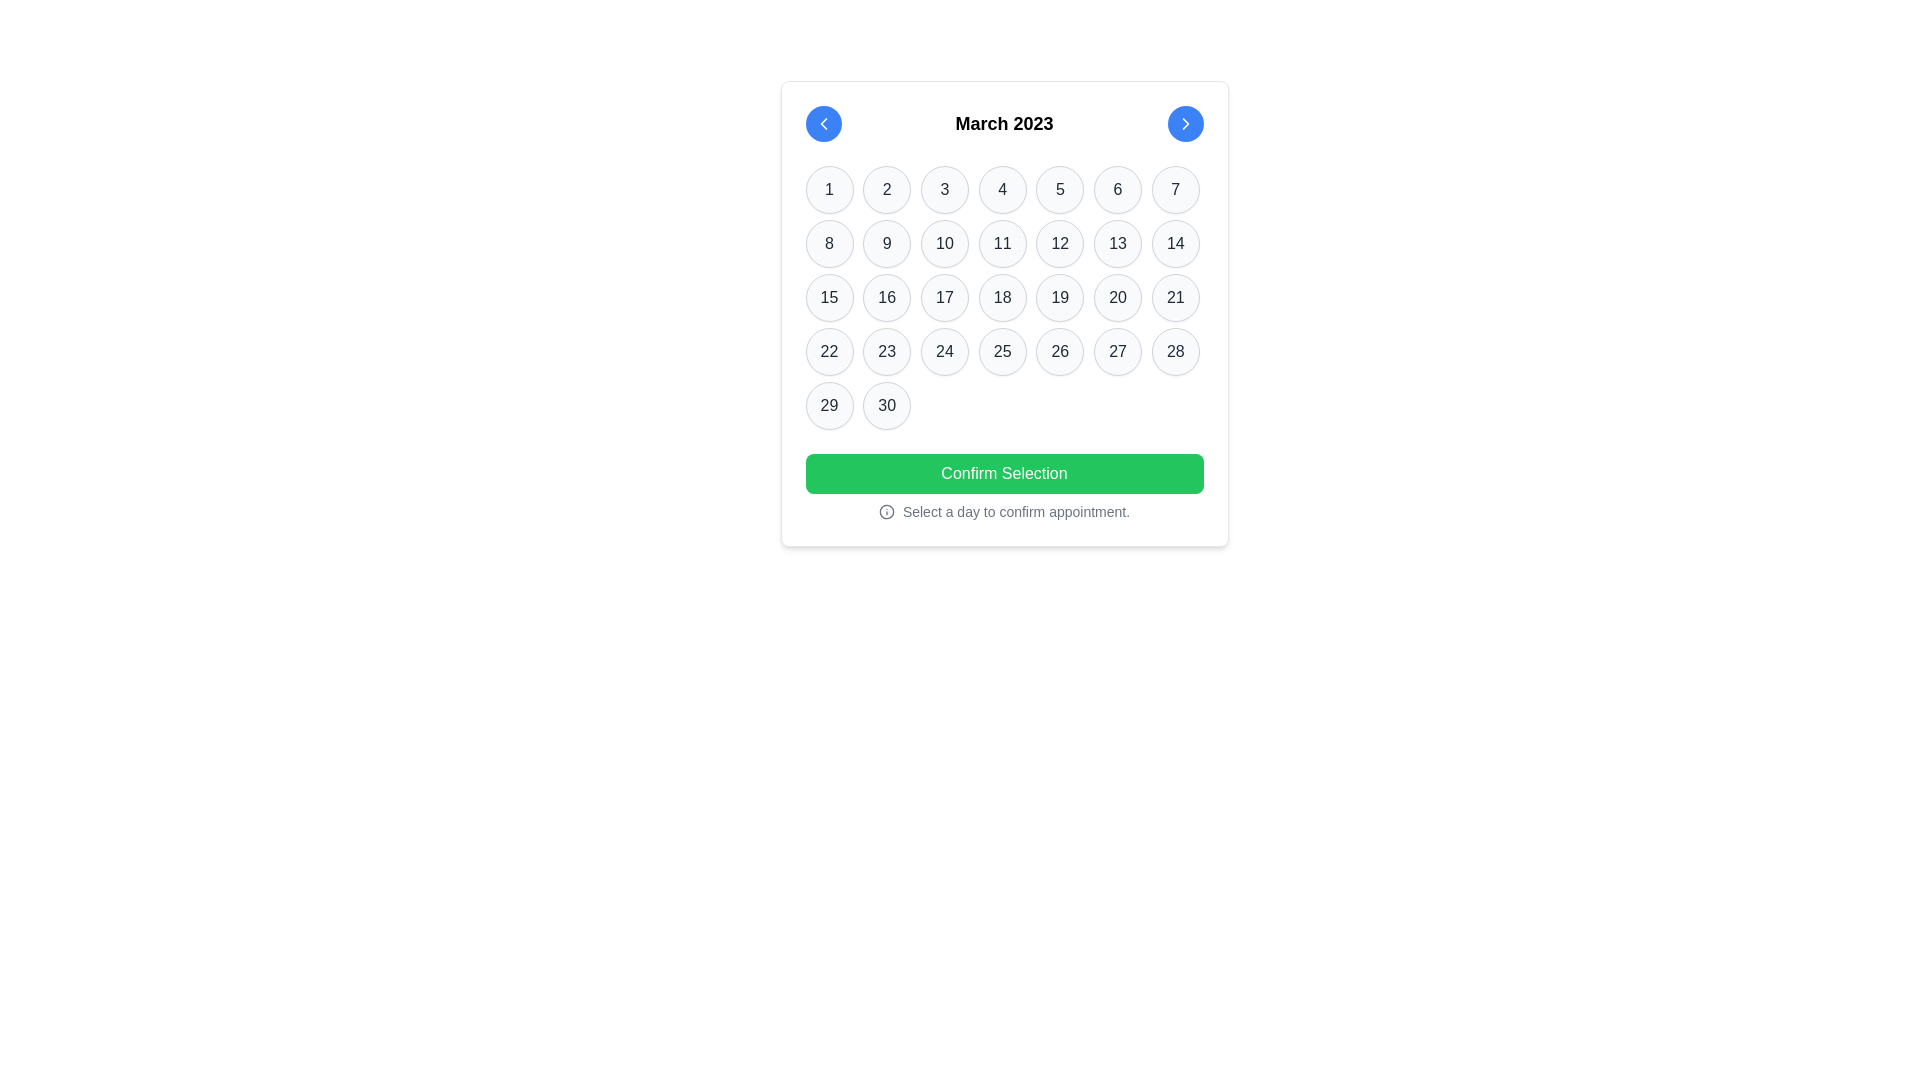  Describe the element at coordinates (1002, 189) in the screenshot. I see `the button labeled '4' in the calendar interface` at that location.